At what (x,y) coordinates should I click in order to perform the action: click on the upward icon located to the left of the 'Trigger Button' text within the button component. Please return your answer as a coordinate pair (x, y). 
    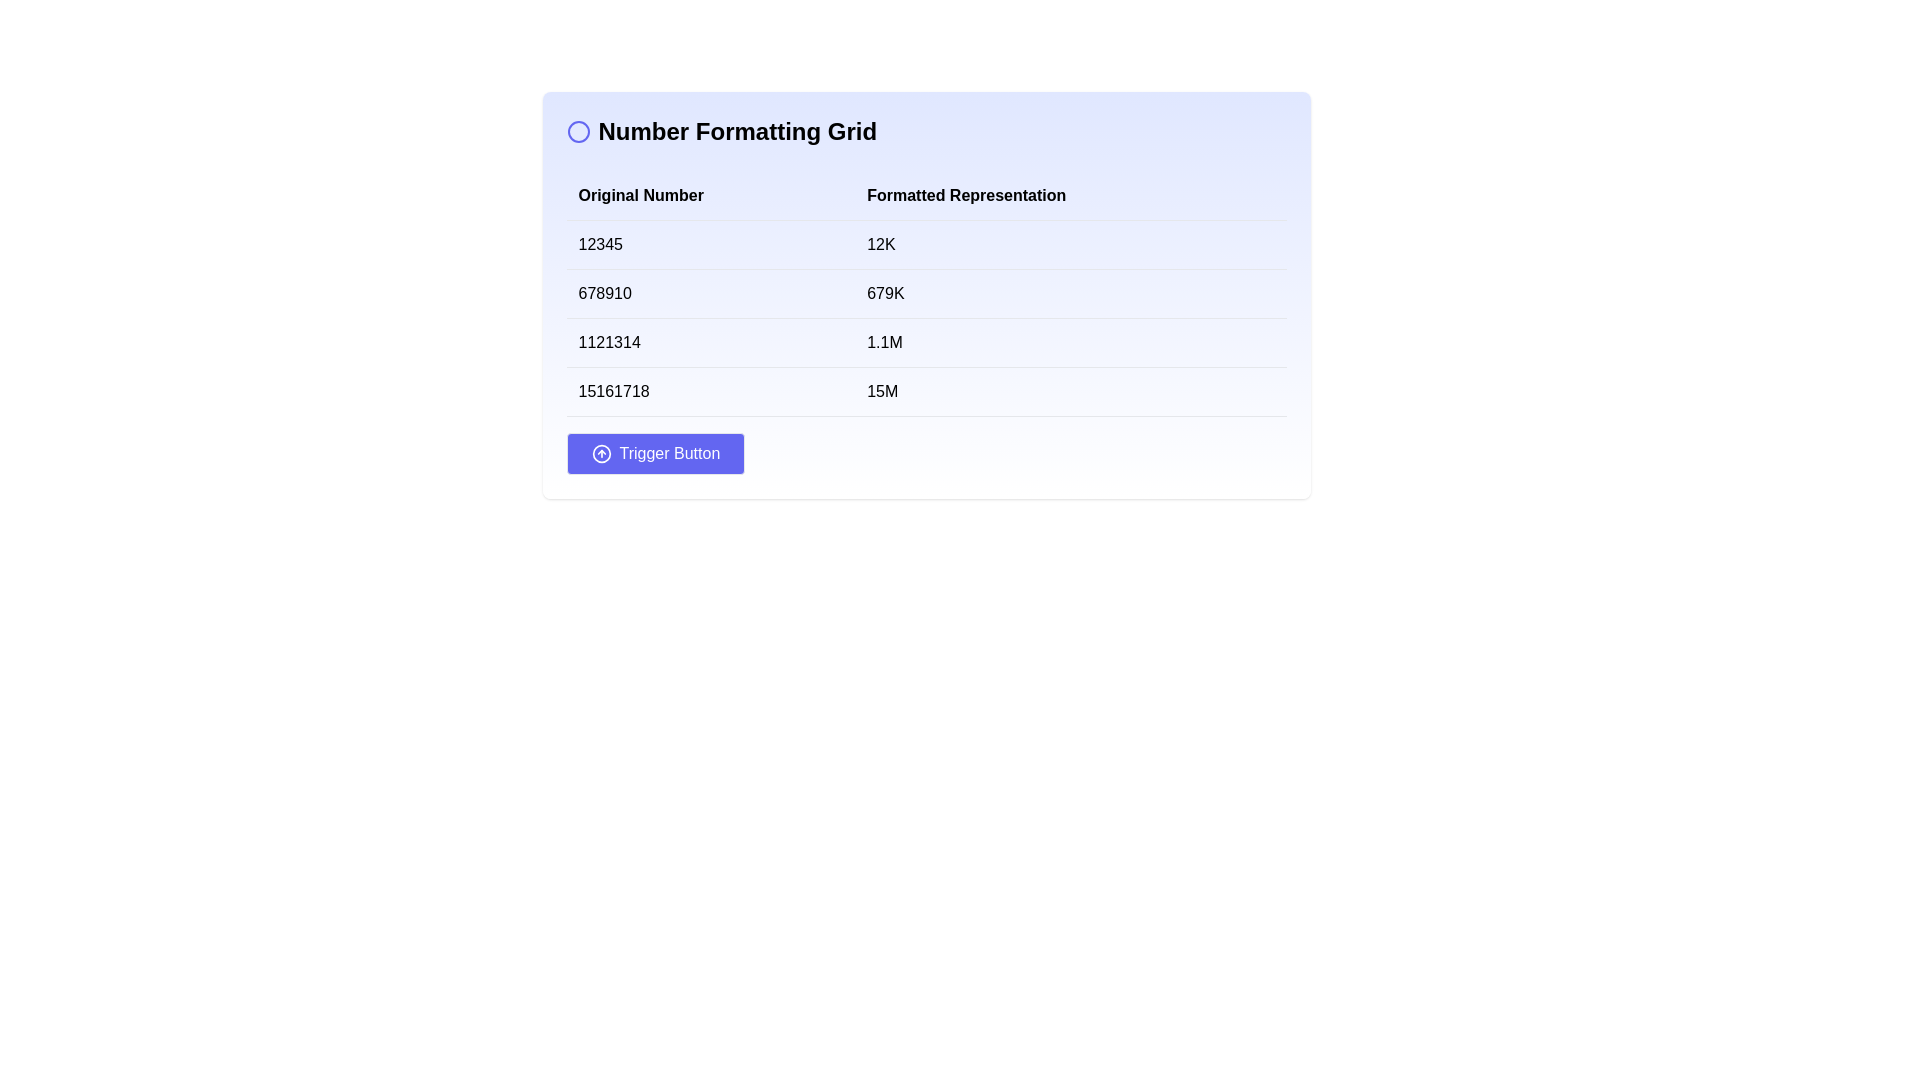
    Looking at the image, I should click on (600, 454).